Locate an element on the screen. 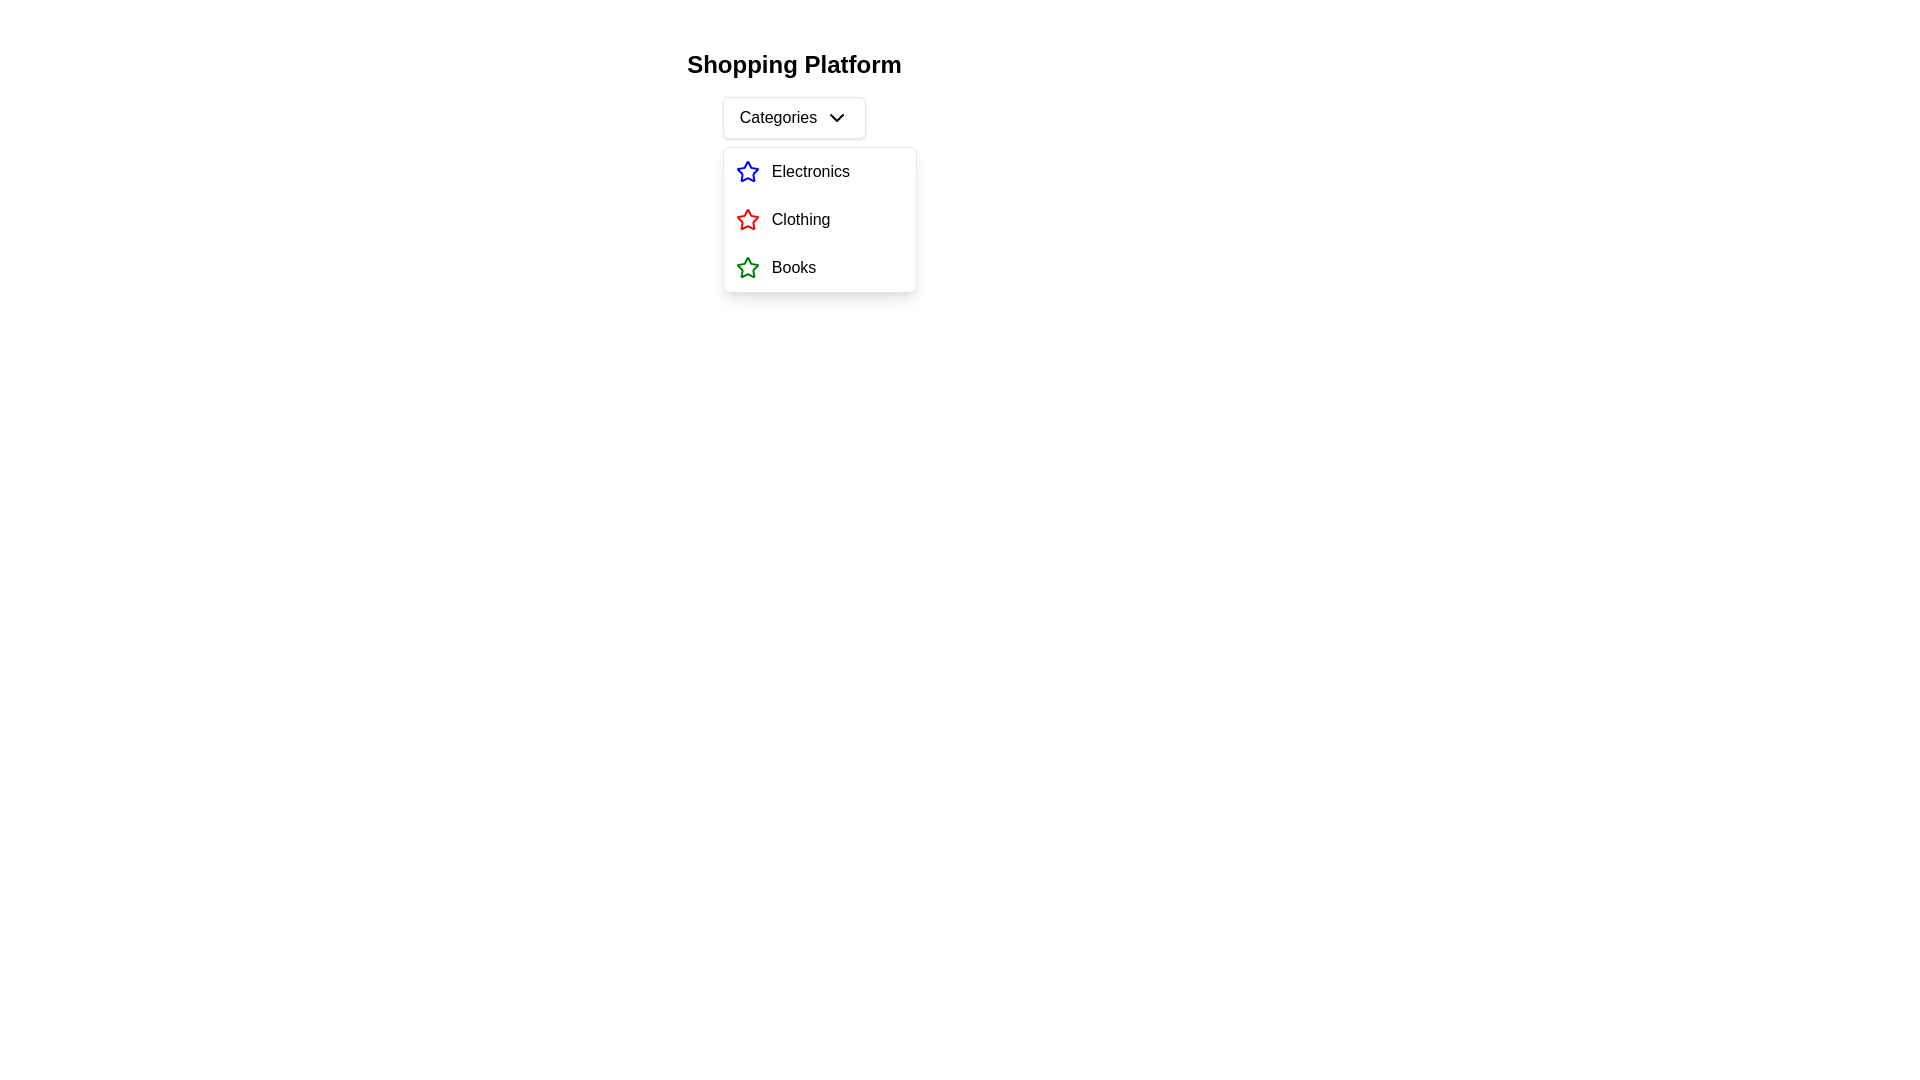 This screenshot has width=1920, height=1080. the star-shaped icon with a green stroke located in the 'Books' menu item under 'Categories' is located at coordinates (746, 266).